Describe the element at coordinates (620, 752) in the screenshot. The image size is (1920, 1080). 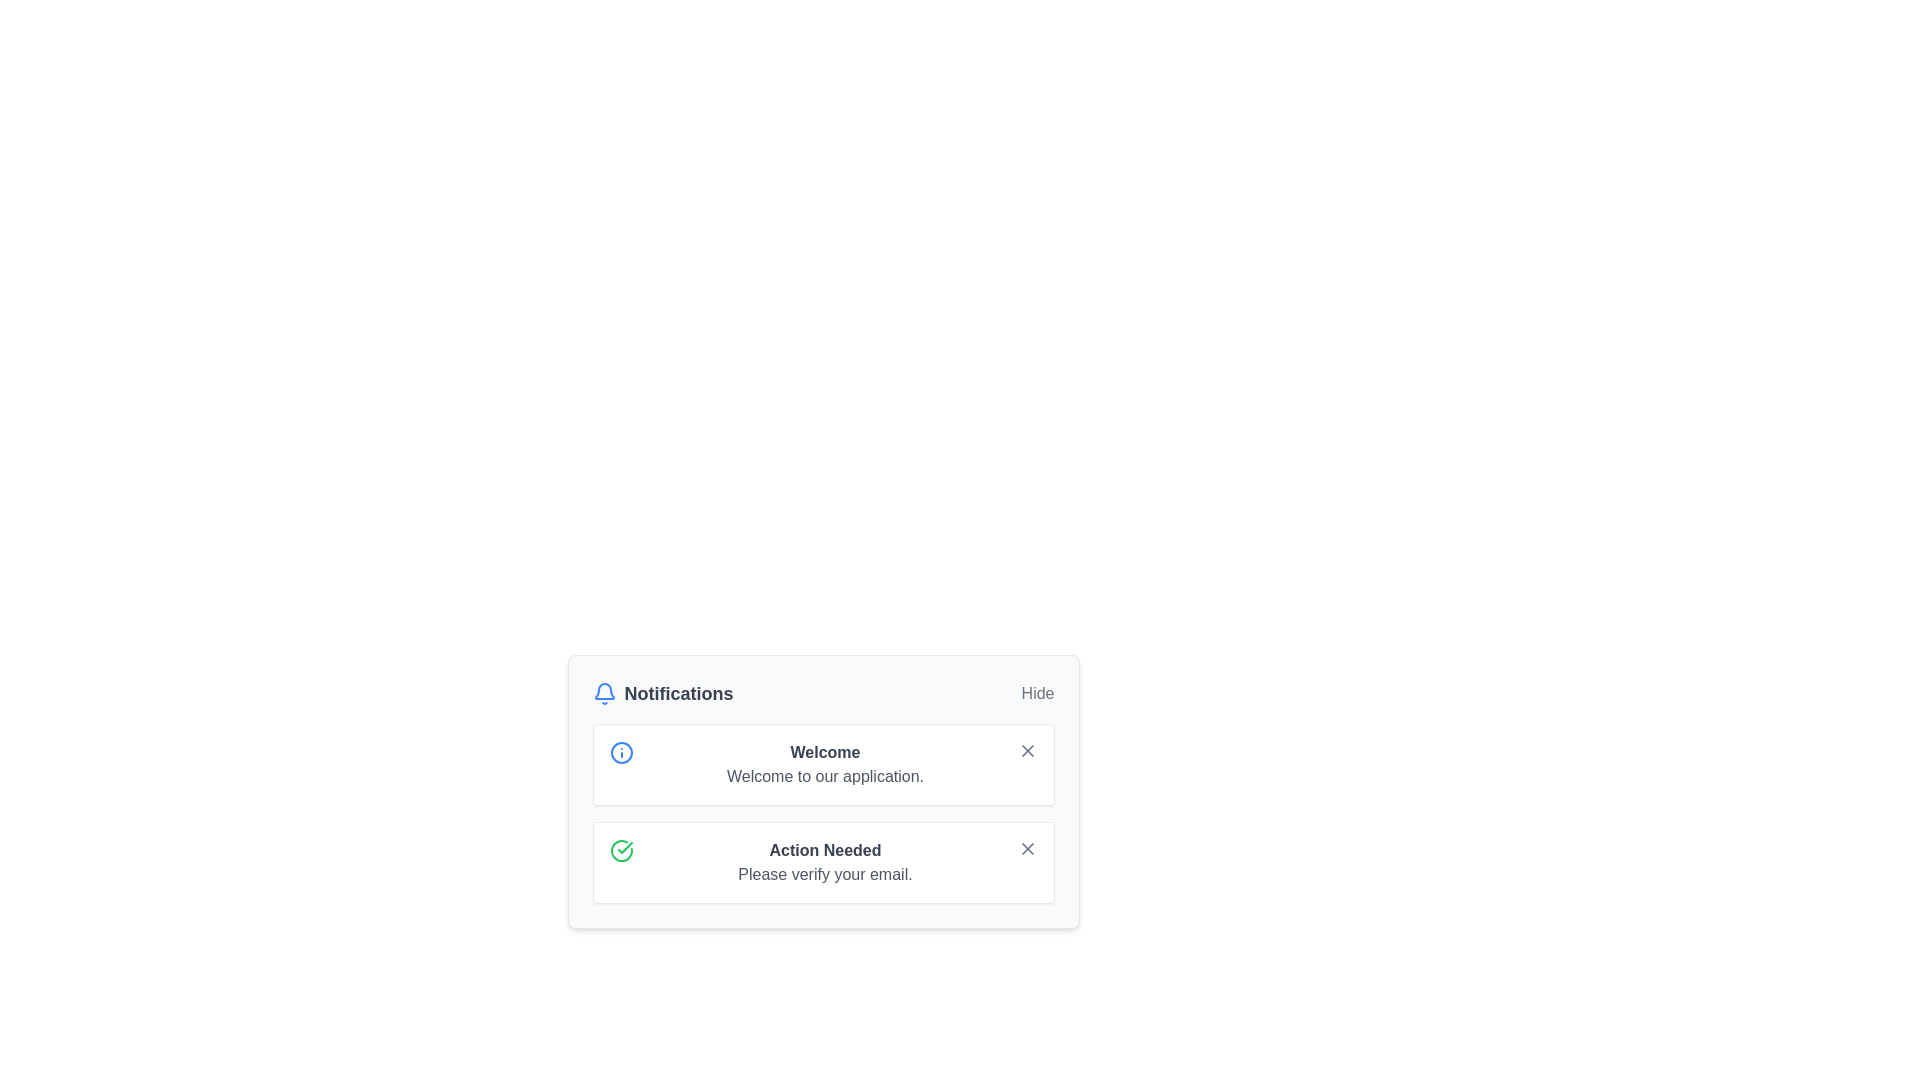
I see `the informational icon associated with the 'Welcome' notification` at that location.